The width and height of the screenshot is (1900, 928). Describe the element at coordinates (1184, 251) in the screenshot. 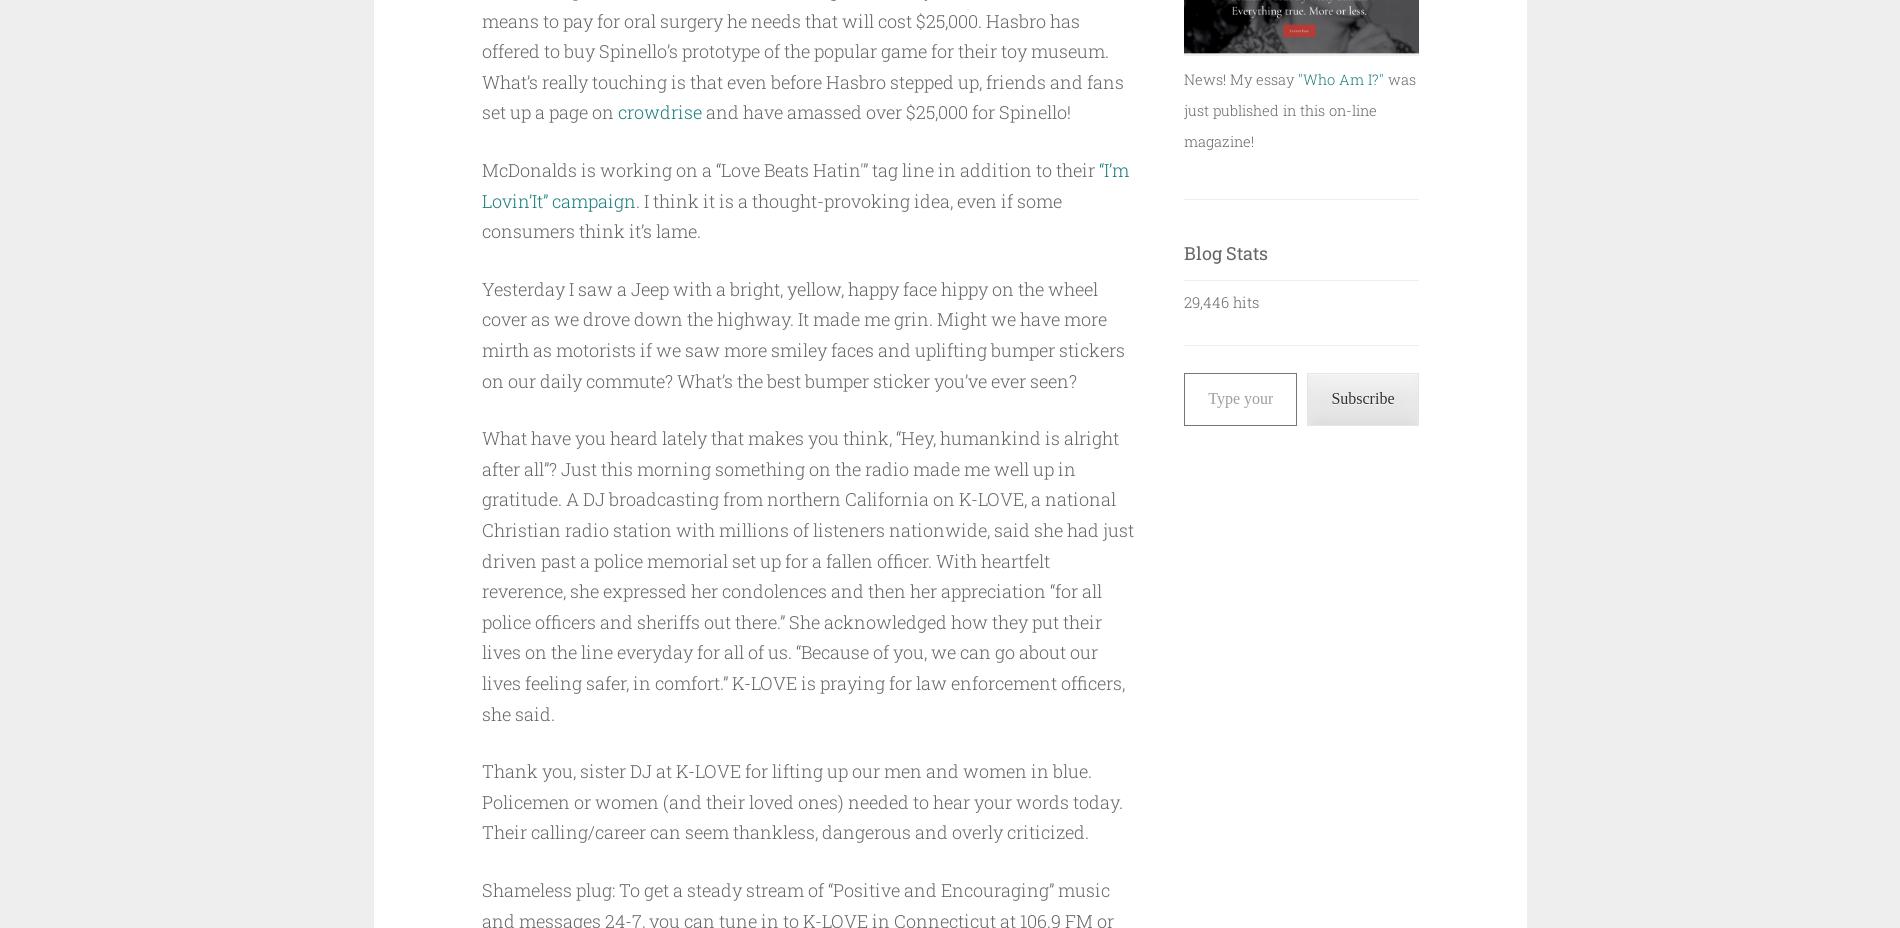

I see `'Blog Stats'` at that location.